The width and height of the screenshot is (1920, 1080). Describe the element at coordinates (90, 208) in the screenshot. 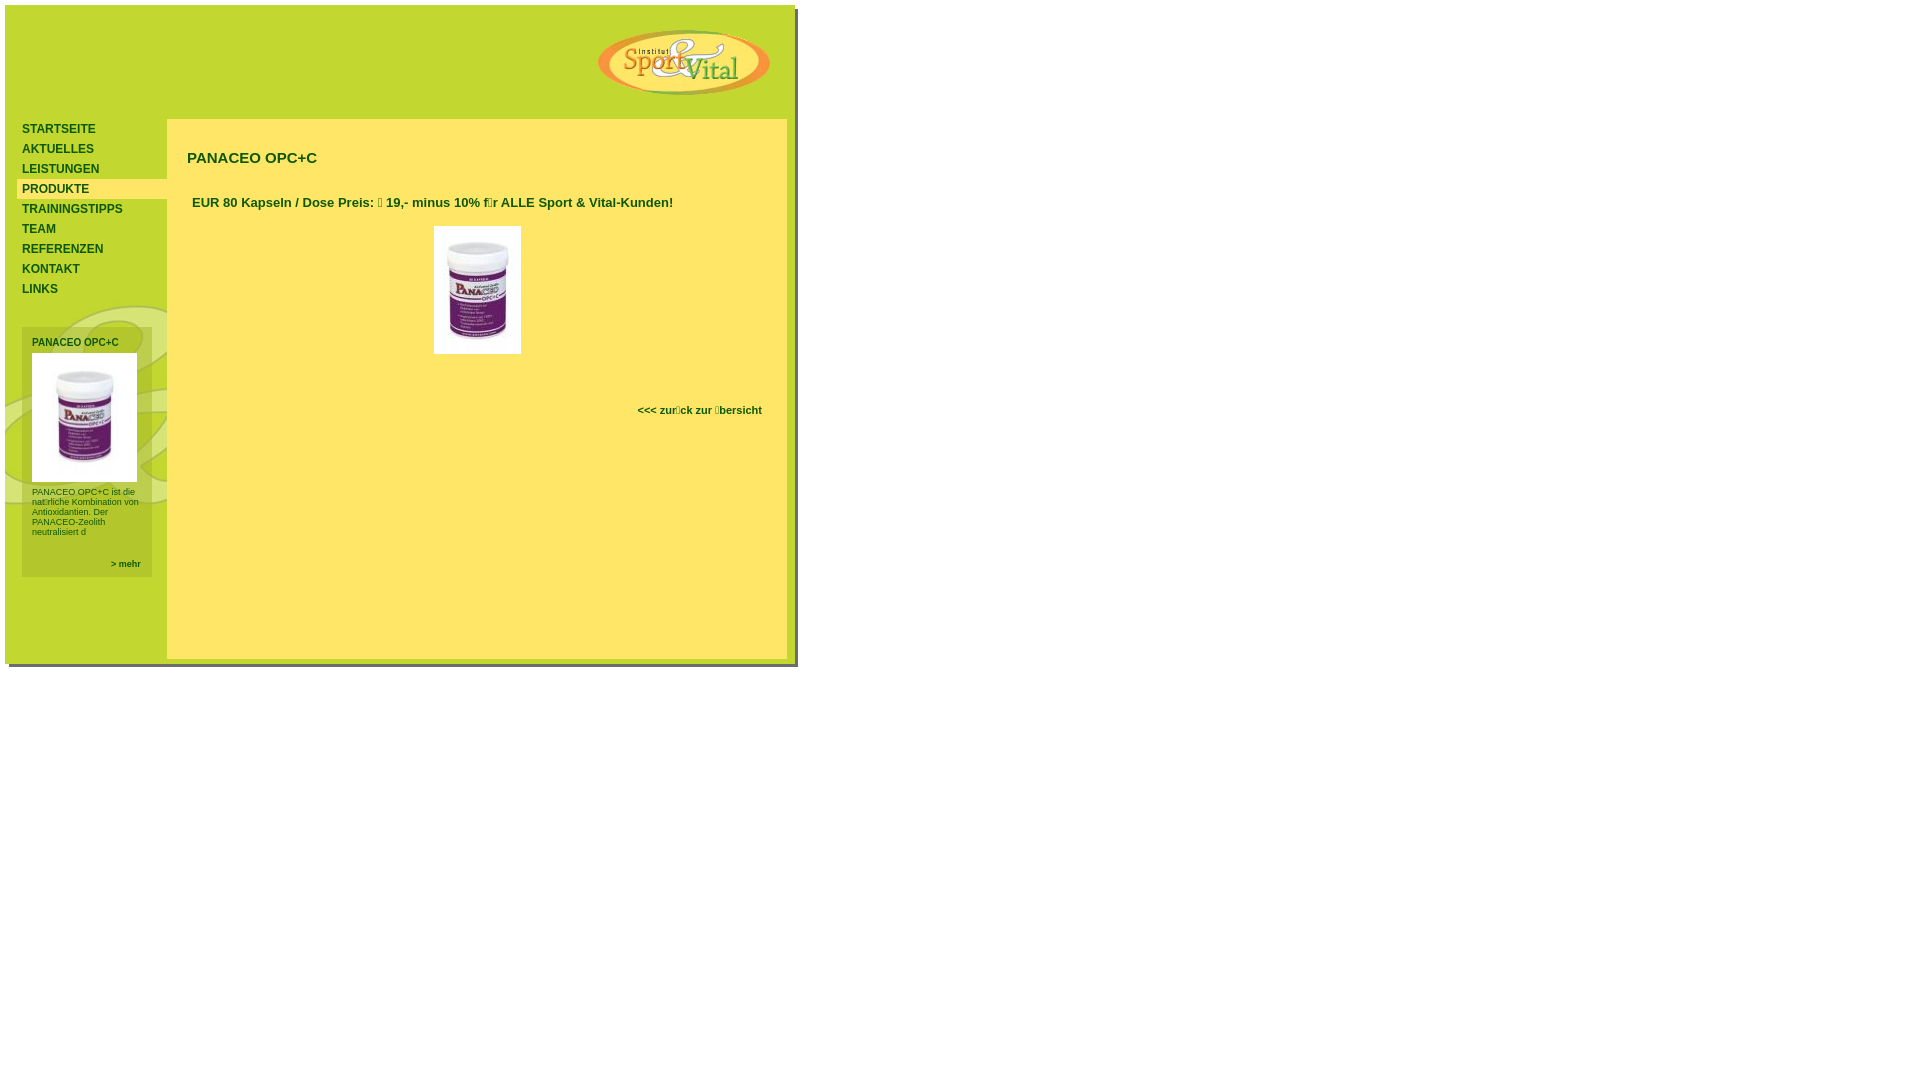

I see `'TRAININGSTIPPS'` at that location.